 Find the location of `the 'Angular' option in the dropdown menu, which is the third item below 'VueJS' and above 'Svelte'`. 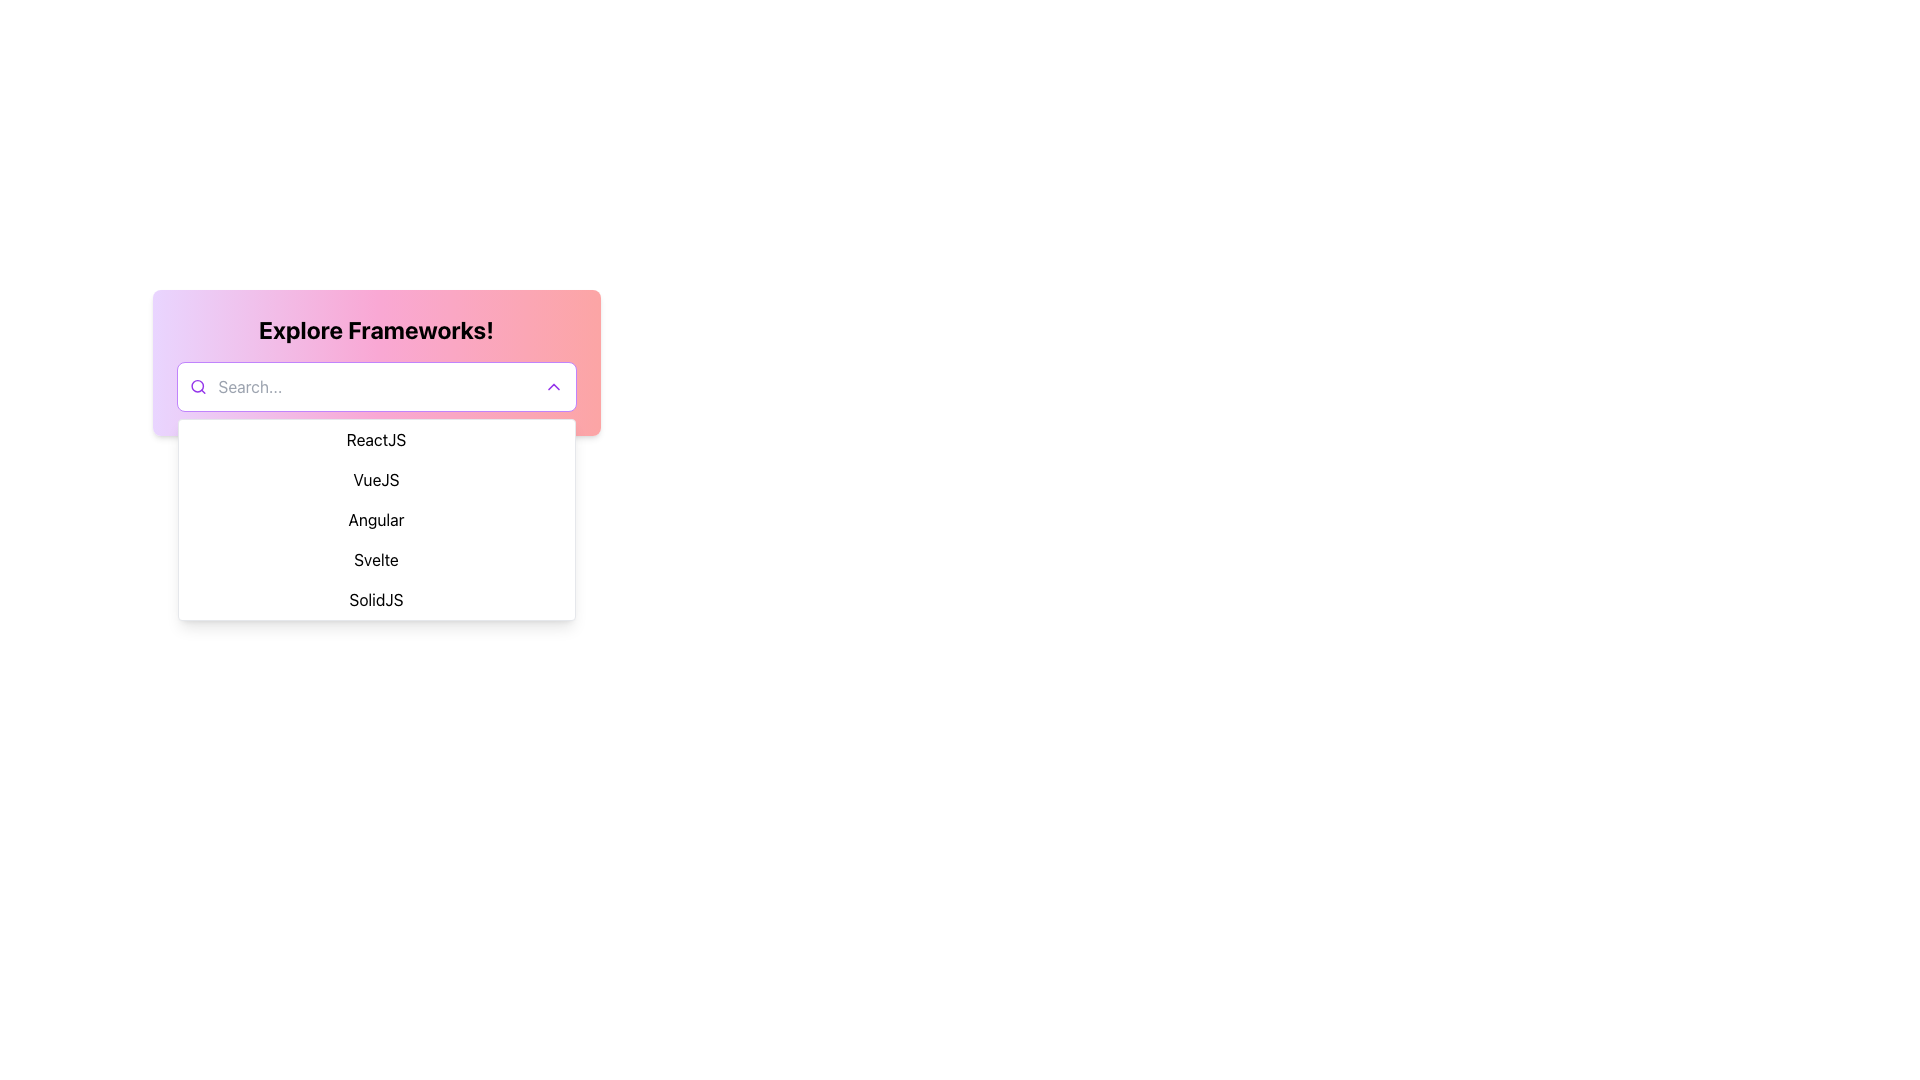

the 'Angular' option in the dropdown menu, which is the third item below 'VueJS' and above 'Svelte' is located at coordinates (376, 519).